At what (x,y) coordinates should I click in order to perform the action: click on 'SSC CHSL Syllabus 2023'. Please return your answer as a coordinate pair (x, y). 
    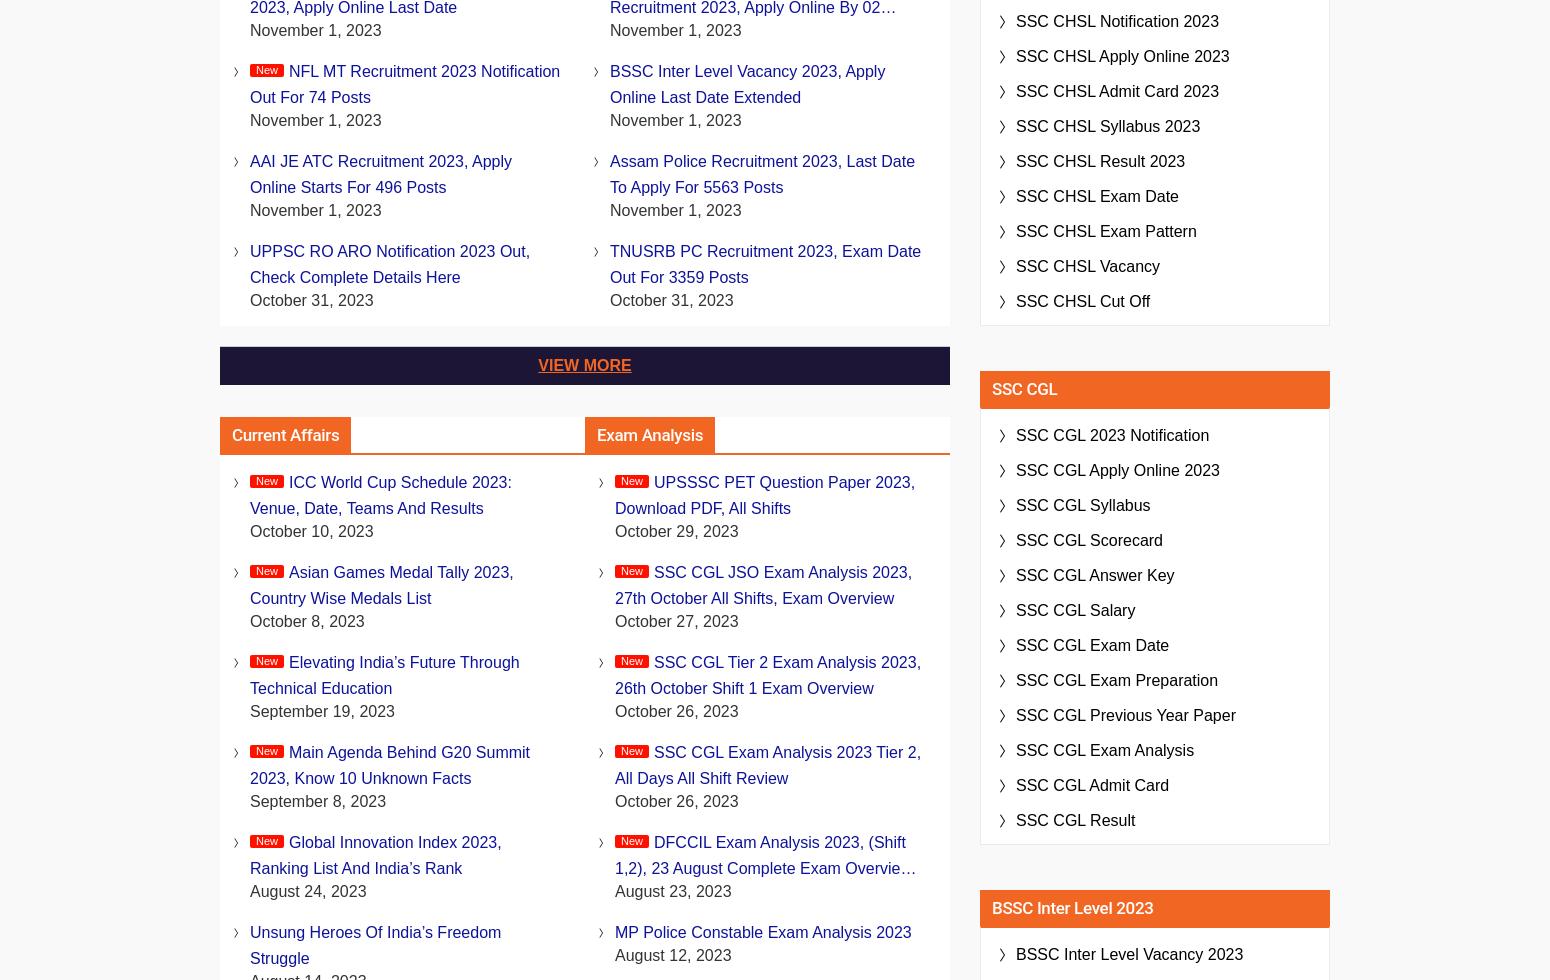
    Looking at the image, I should click on (1106, 125).